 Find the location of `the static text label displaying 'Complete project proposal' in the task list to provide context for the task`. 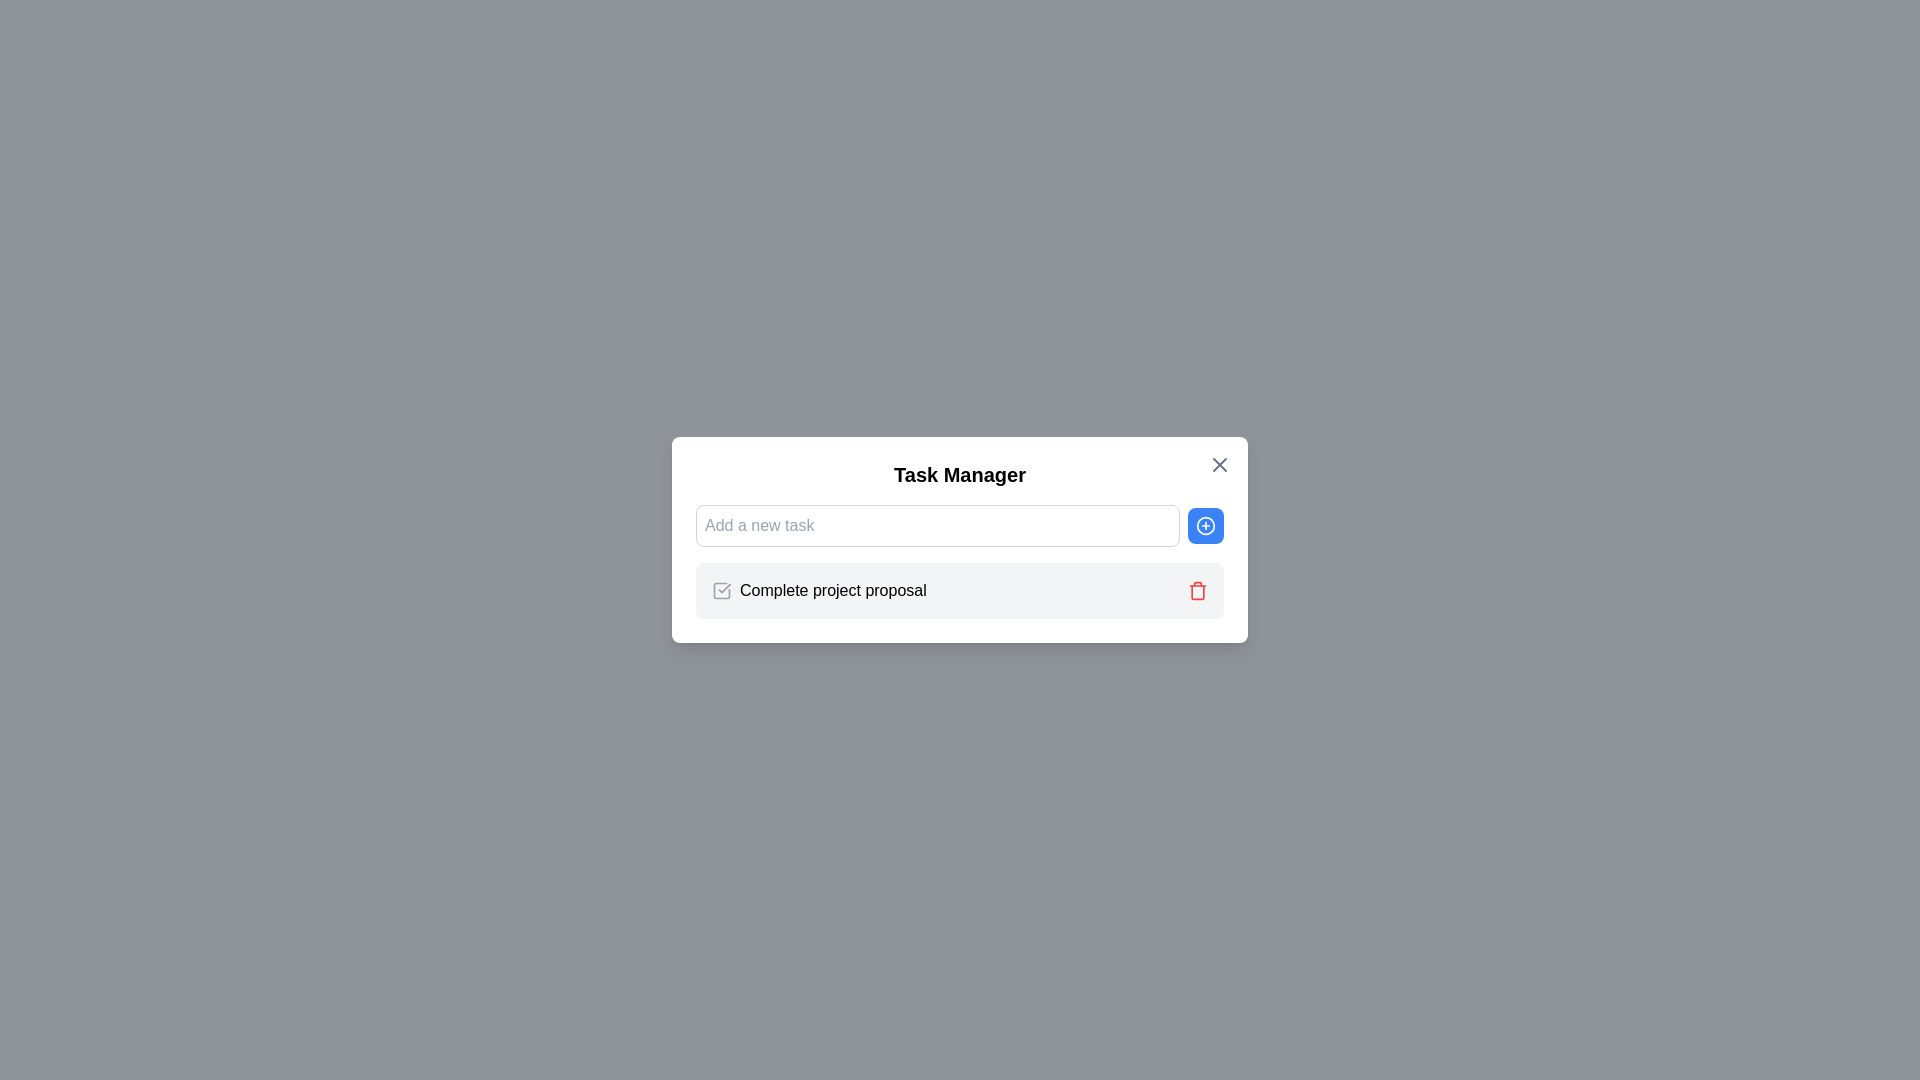

the static text label displaying 'Complete project proposal' in the task list to provide context for the task is located at coordinates (819, 589).